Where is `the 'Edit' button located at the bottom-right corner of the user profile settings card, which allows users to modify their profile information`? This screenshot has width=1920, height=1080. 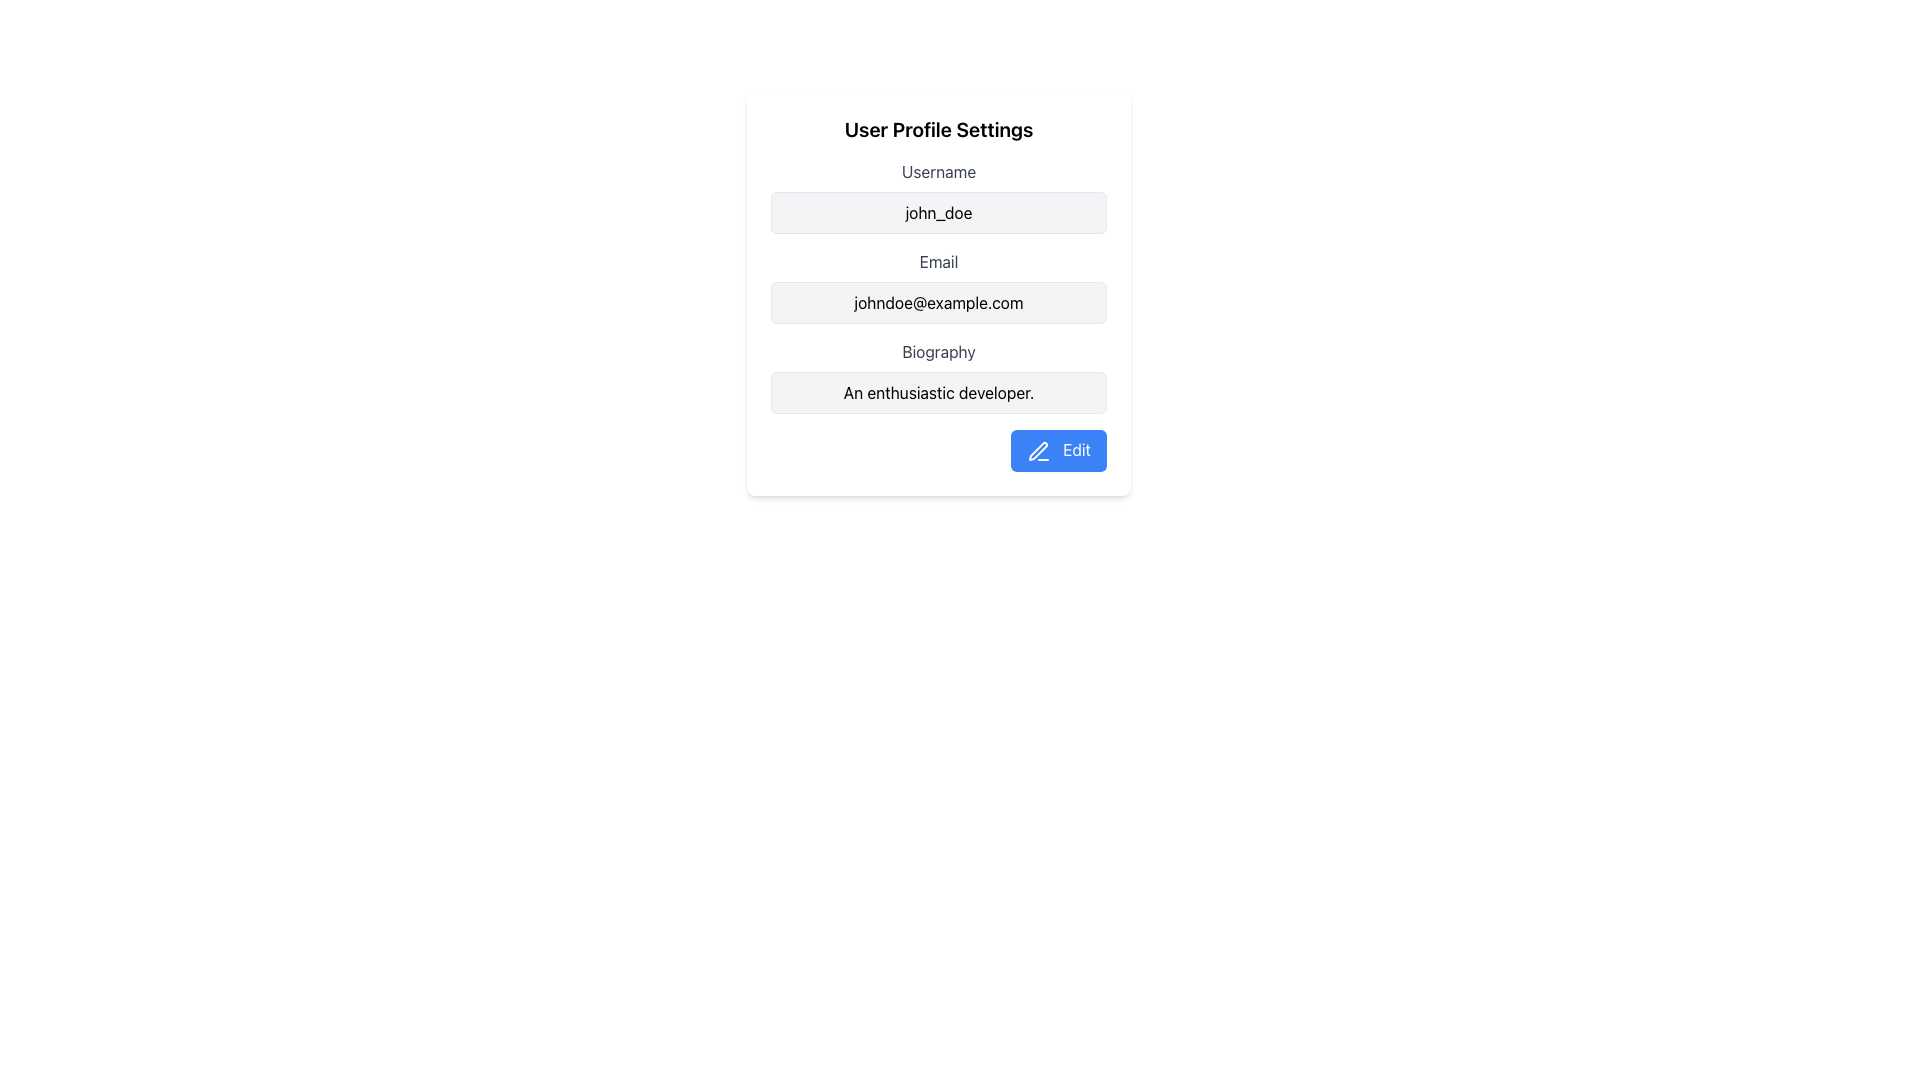
the 'Edit' button located at the bottom-right corner of the user profile settings card, which allows users to modify their profile information is located at coordinates (1057, 450).